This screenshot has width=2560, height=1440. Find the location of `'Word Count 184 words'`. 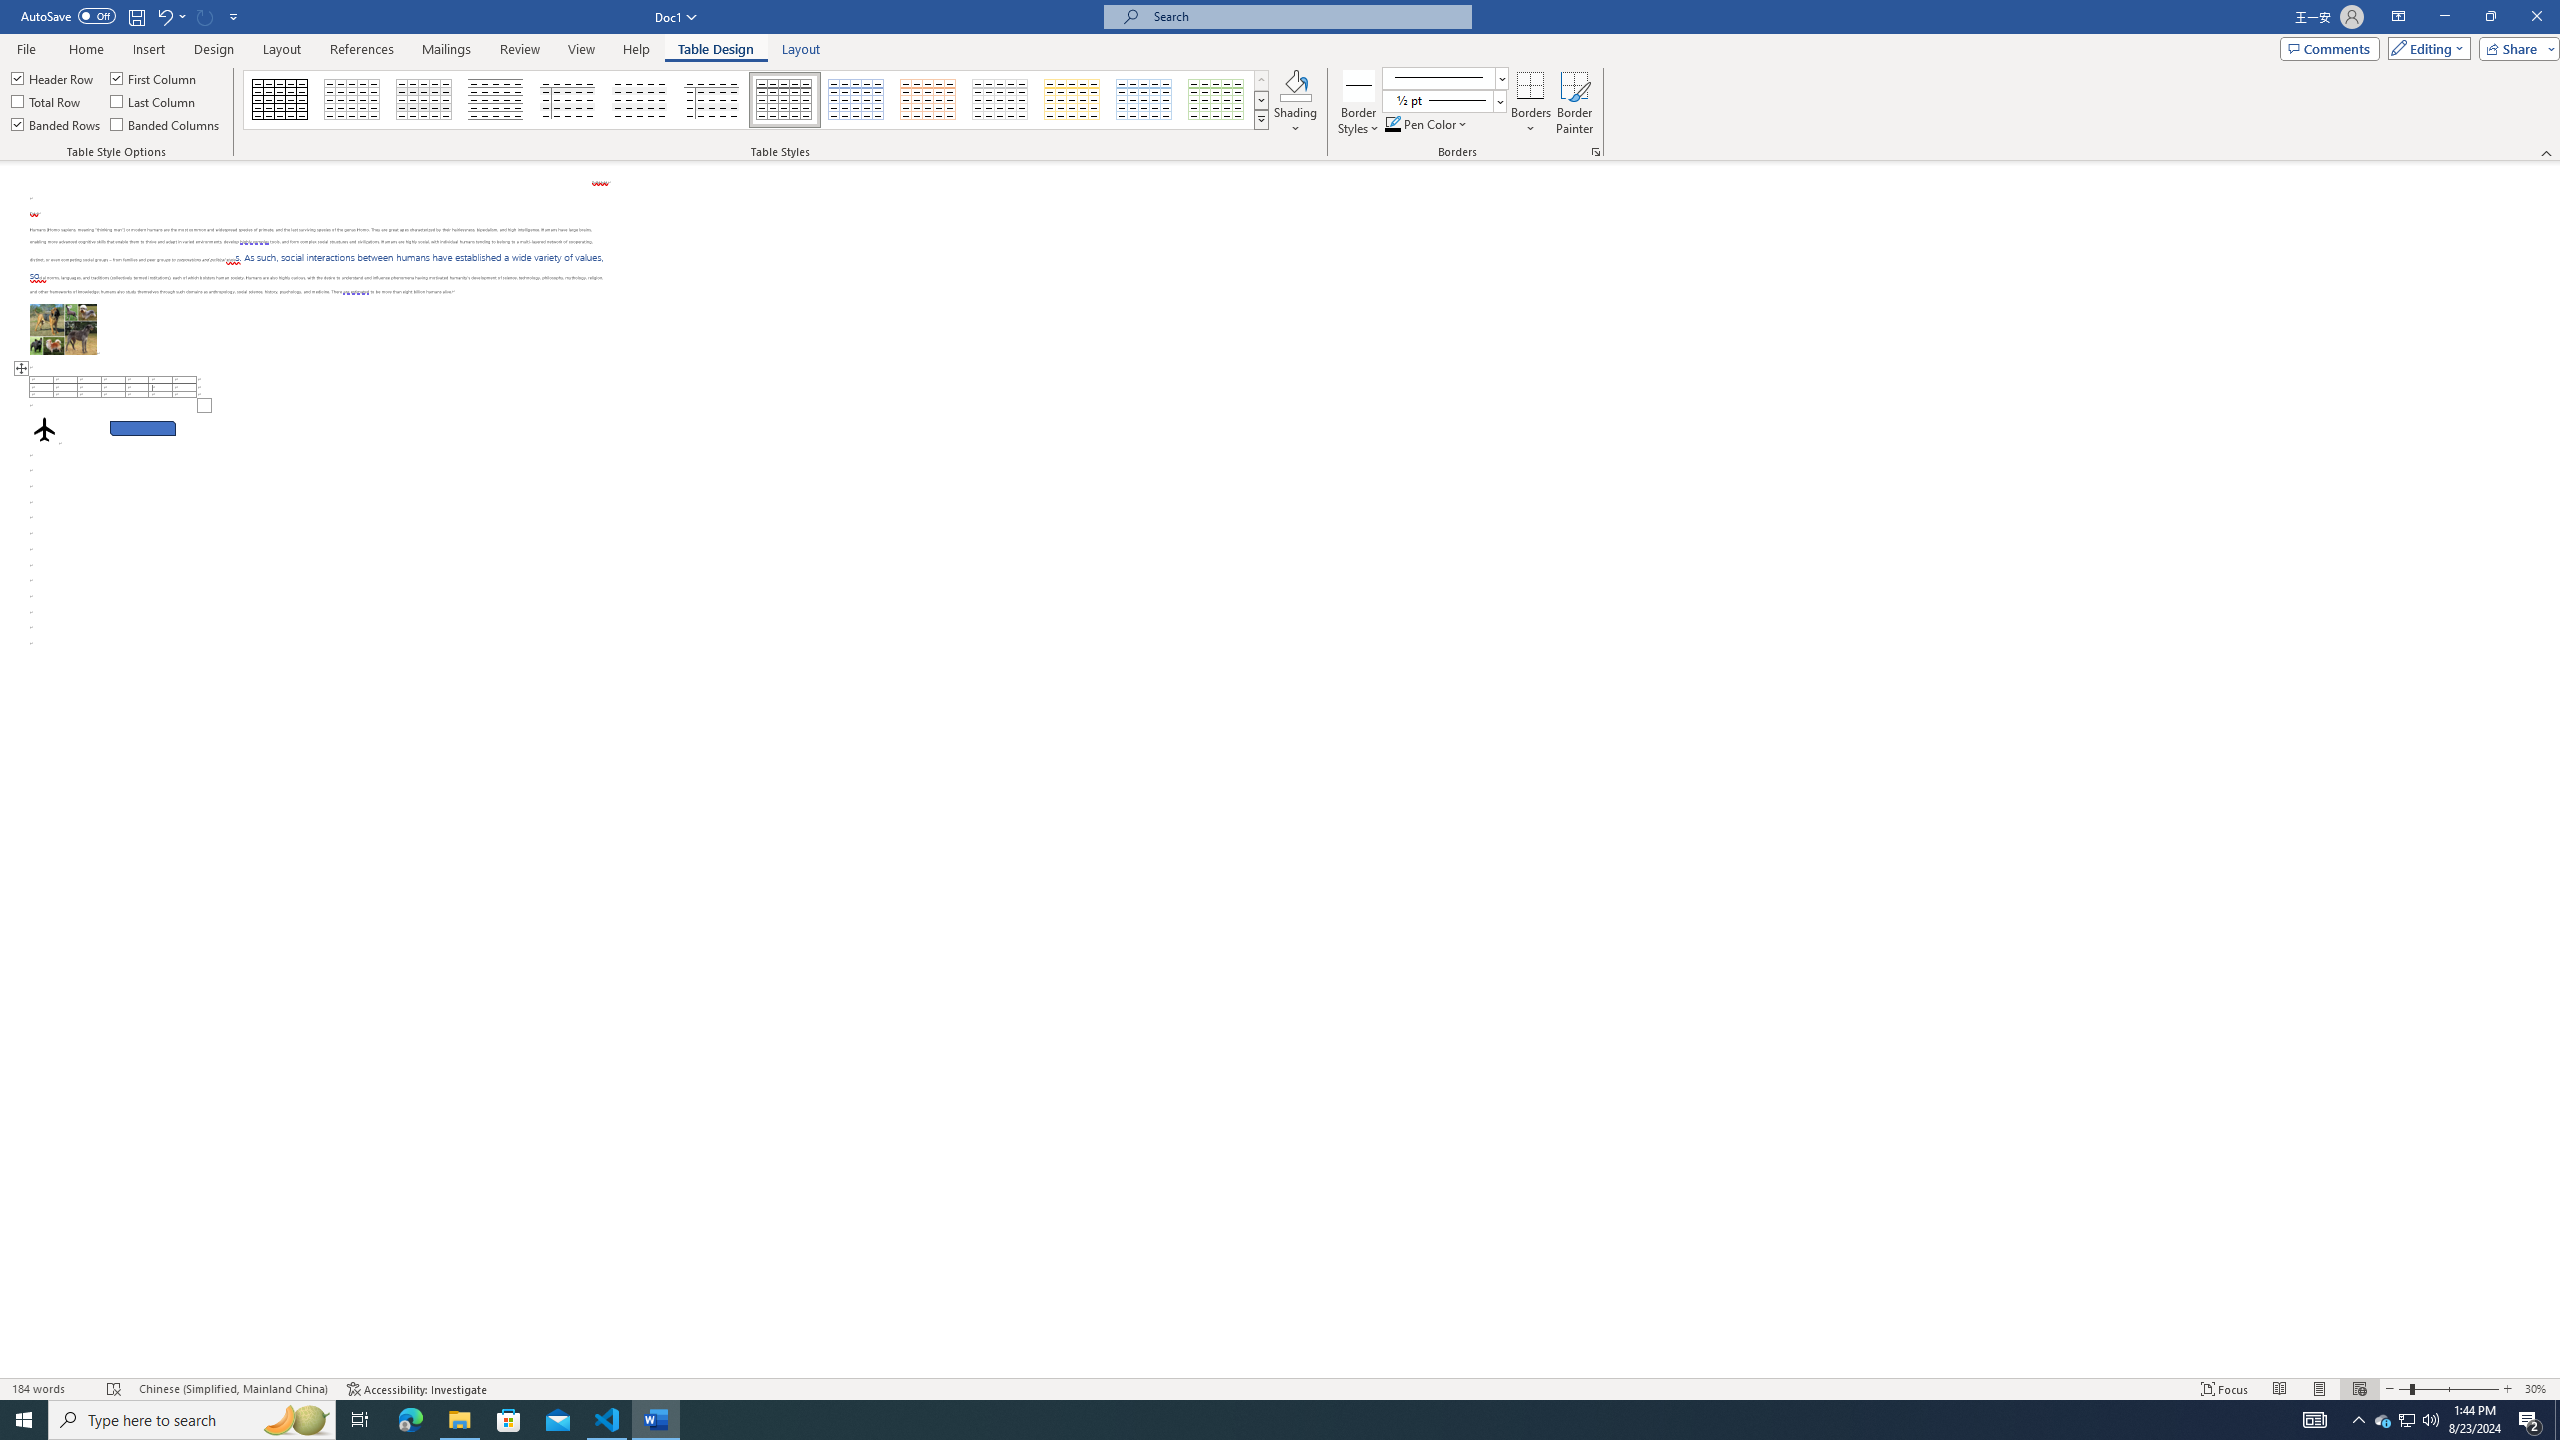

'Word Count 184 words' is located at coordinates (50, 1389).